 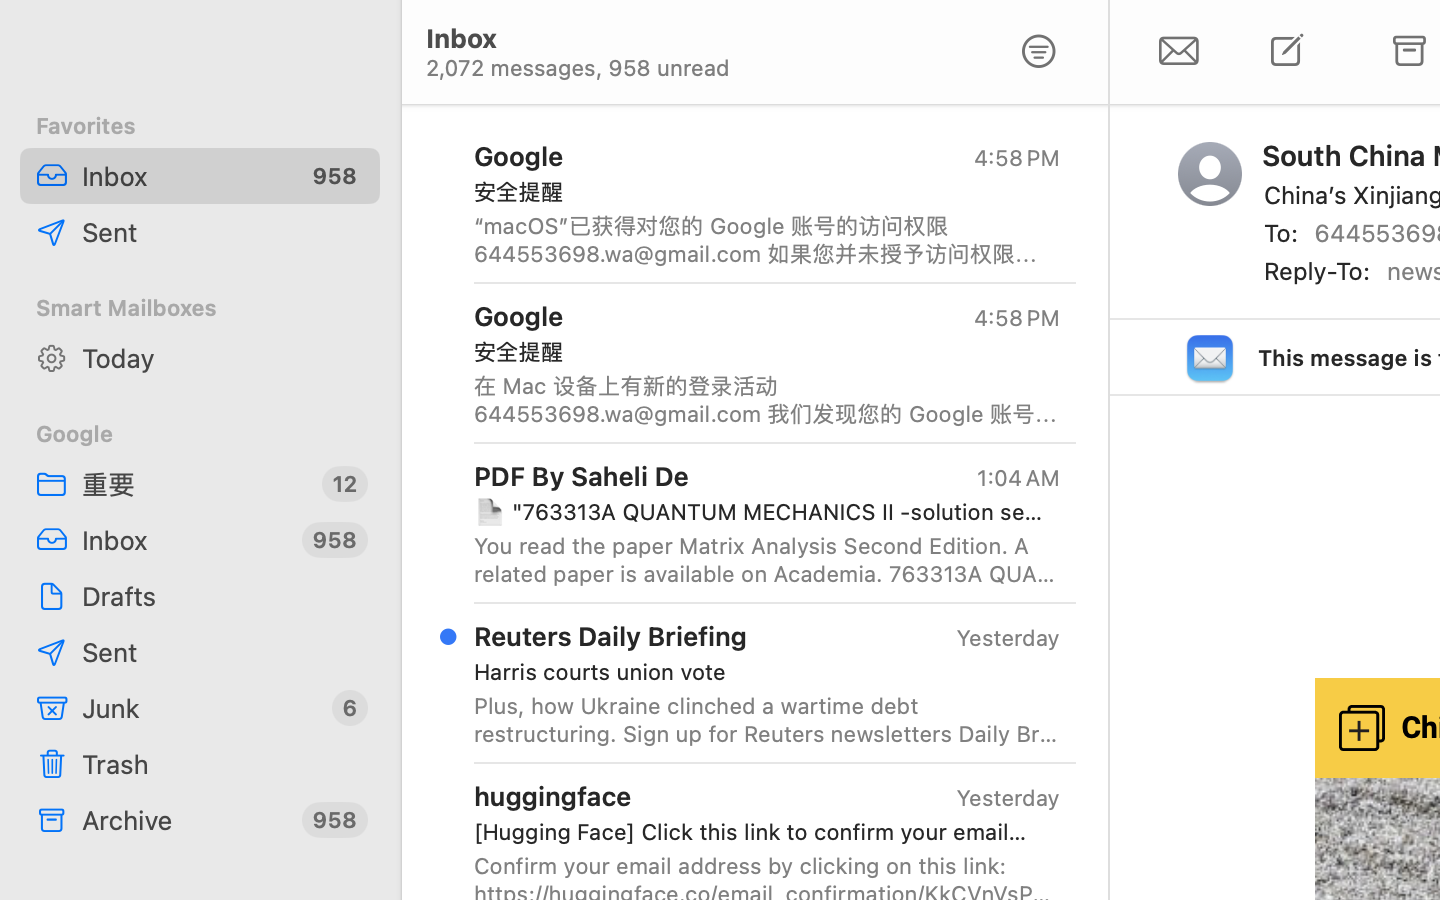 What do you see at coordinates (200, 306) in the screenshot?
I see `'Smart Mailboxes'` at bounding box center [200, 306].